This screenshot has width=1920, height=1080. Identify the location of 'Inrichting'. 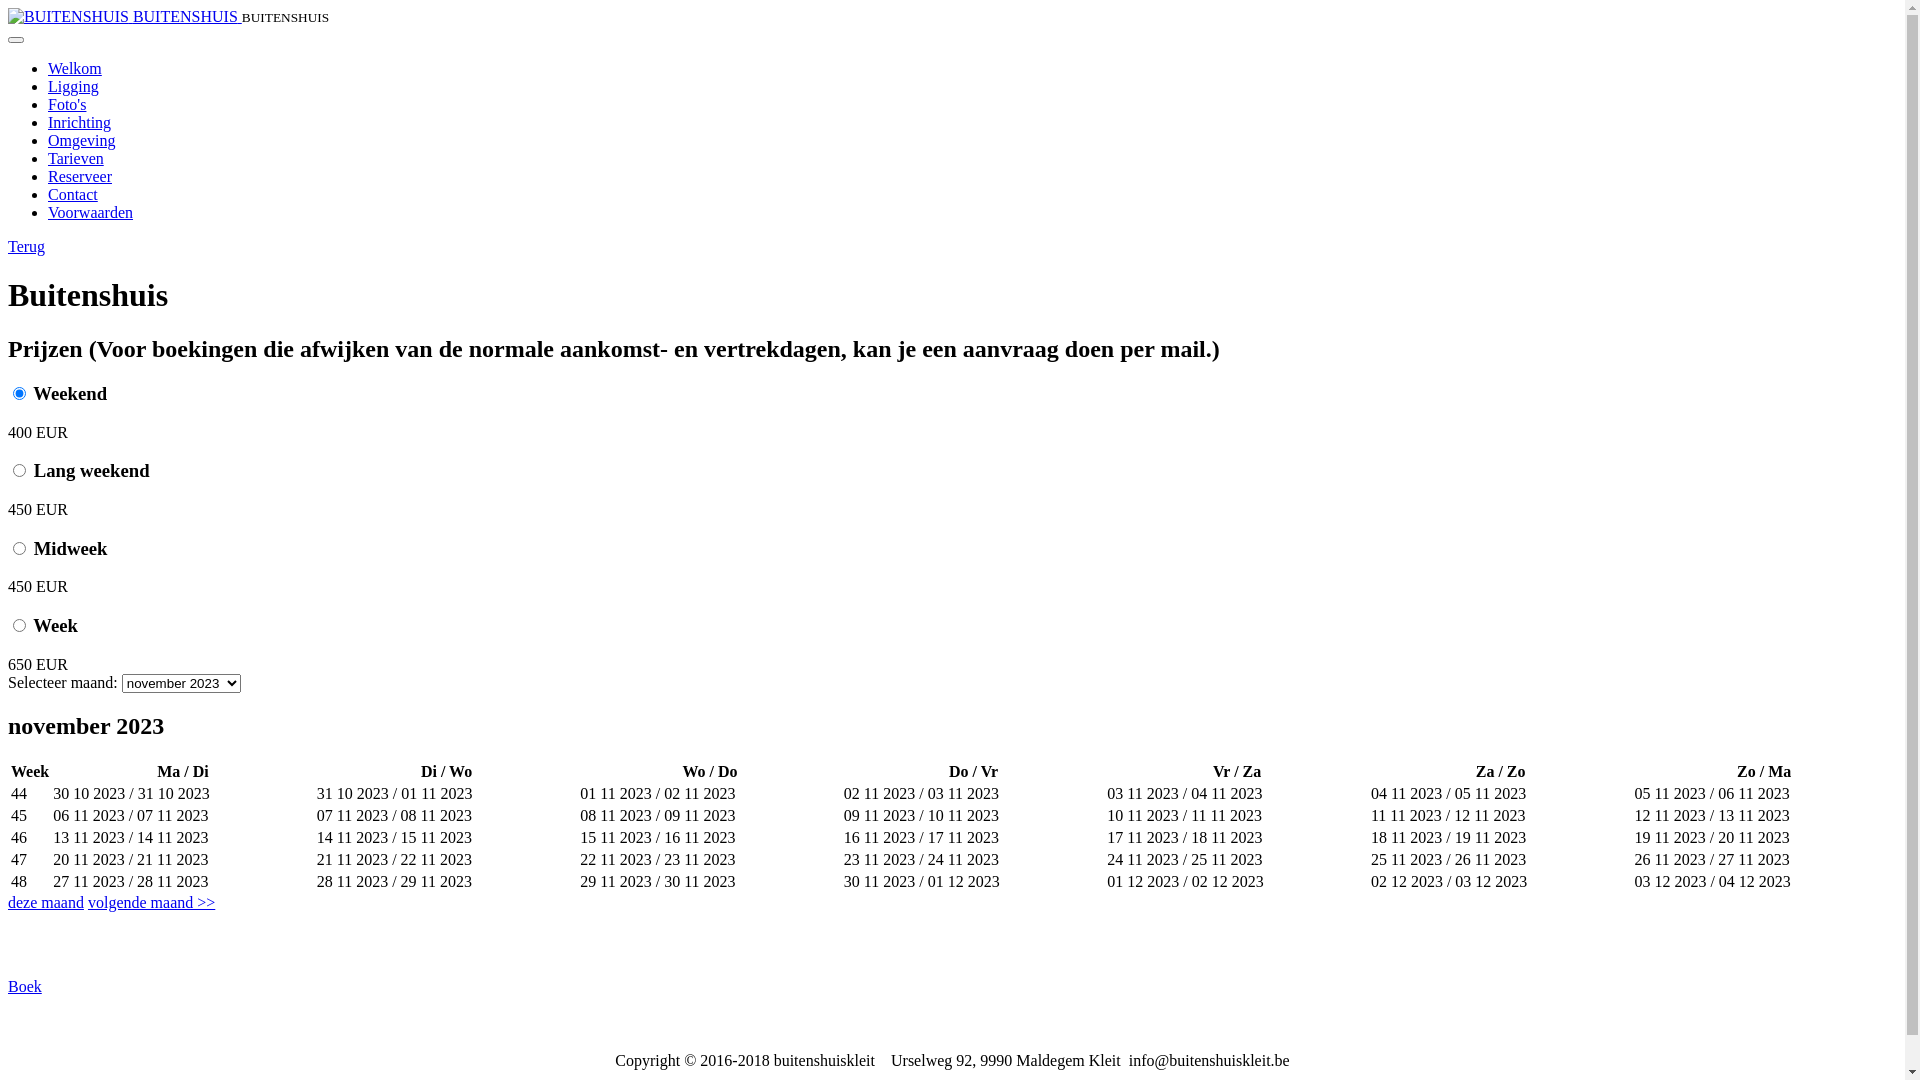
(79, 122).